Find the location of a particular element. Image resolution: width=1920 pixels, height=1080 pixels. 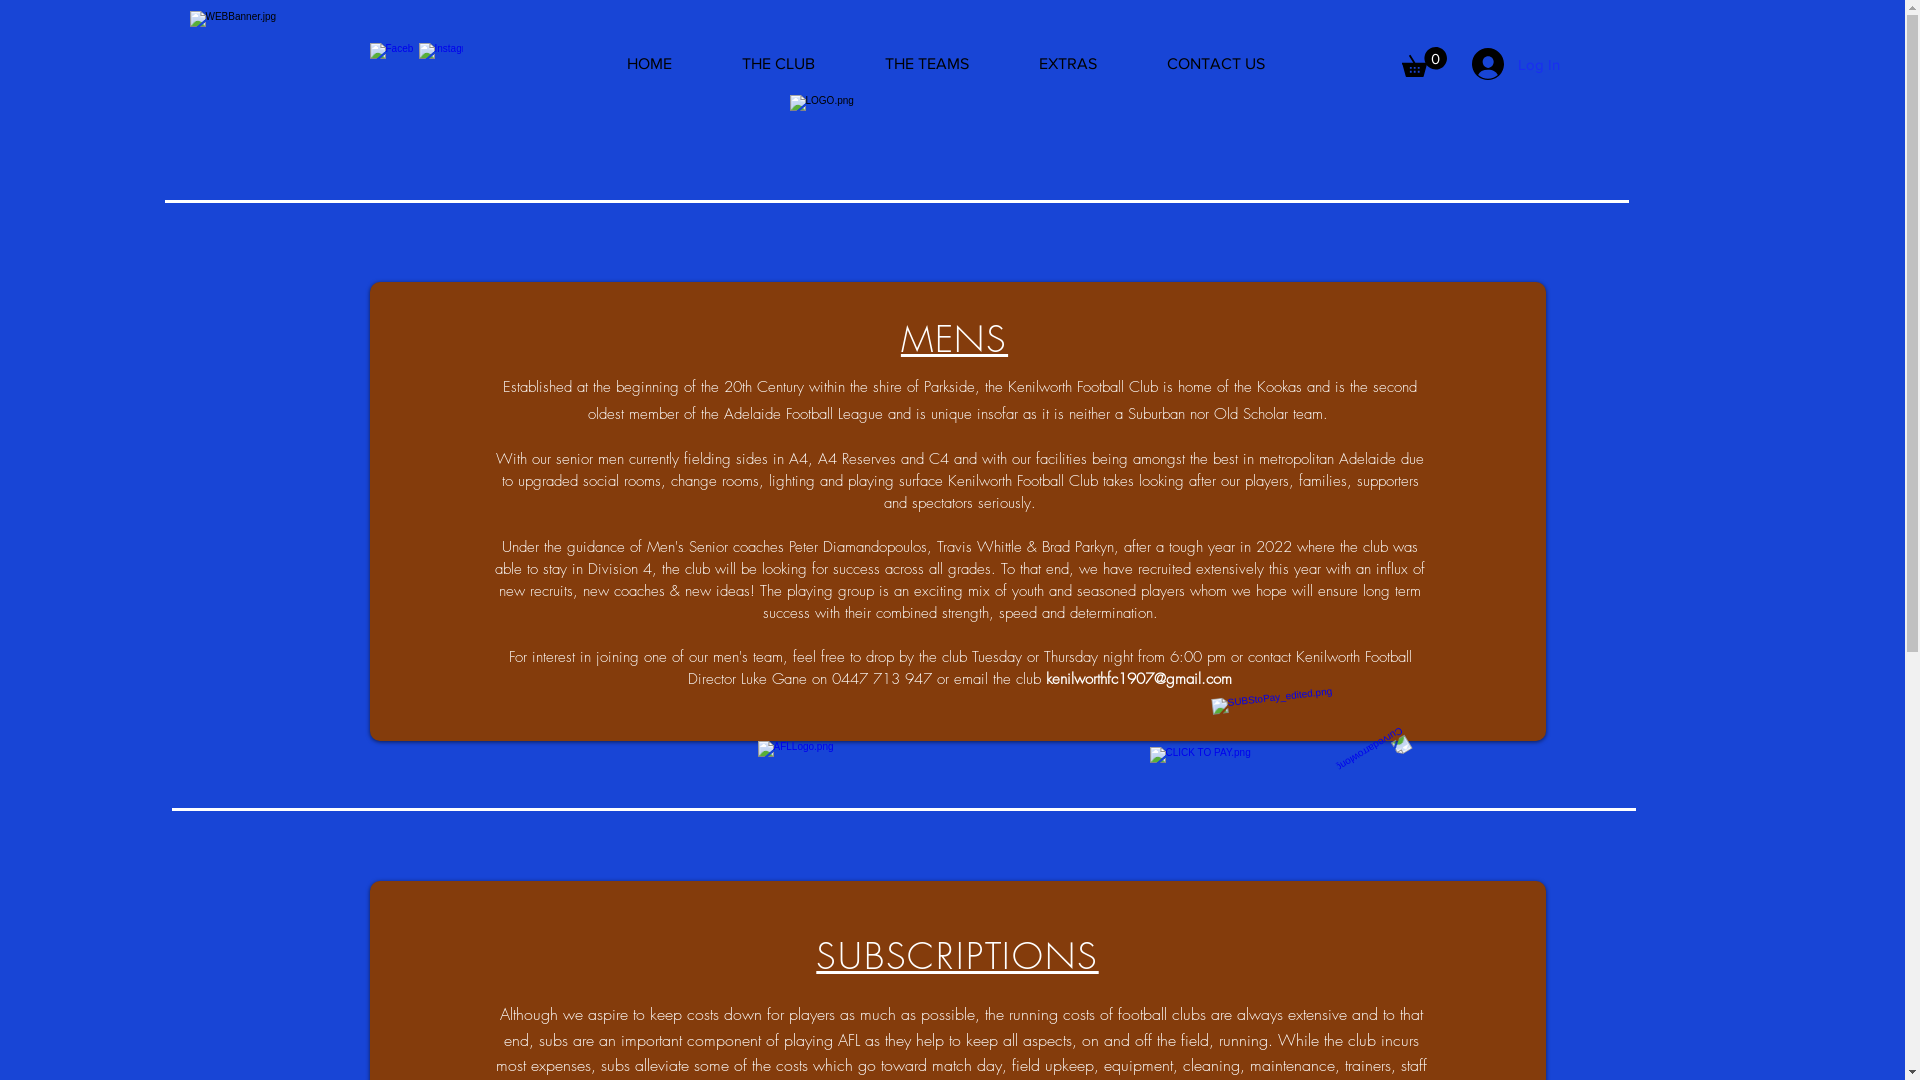

'CONTACT US' is located at coordinates (1214, 63).